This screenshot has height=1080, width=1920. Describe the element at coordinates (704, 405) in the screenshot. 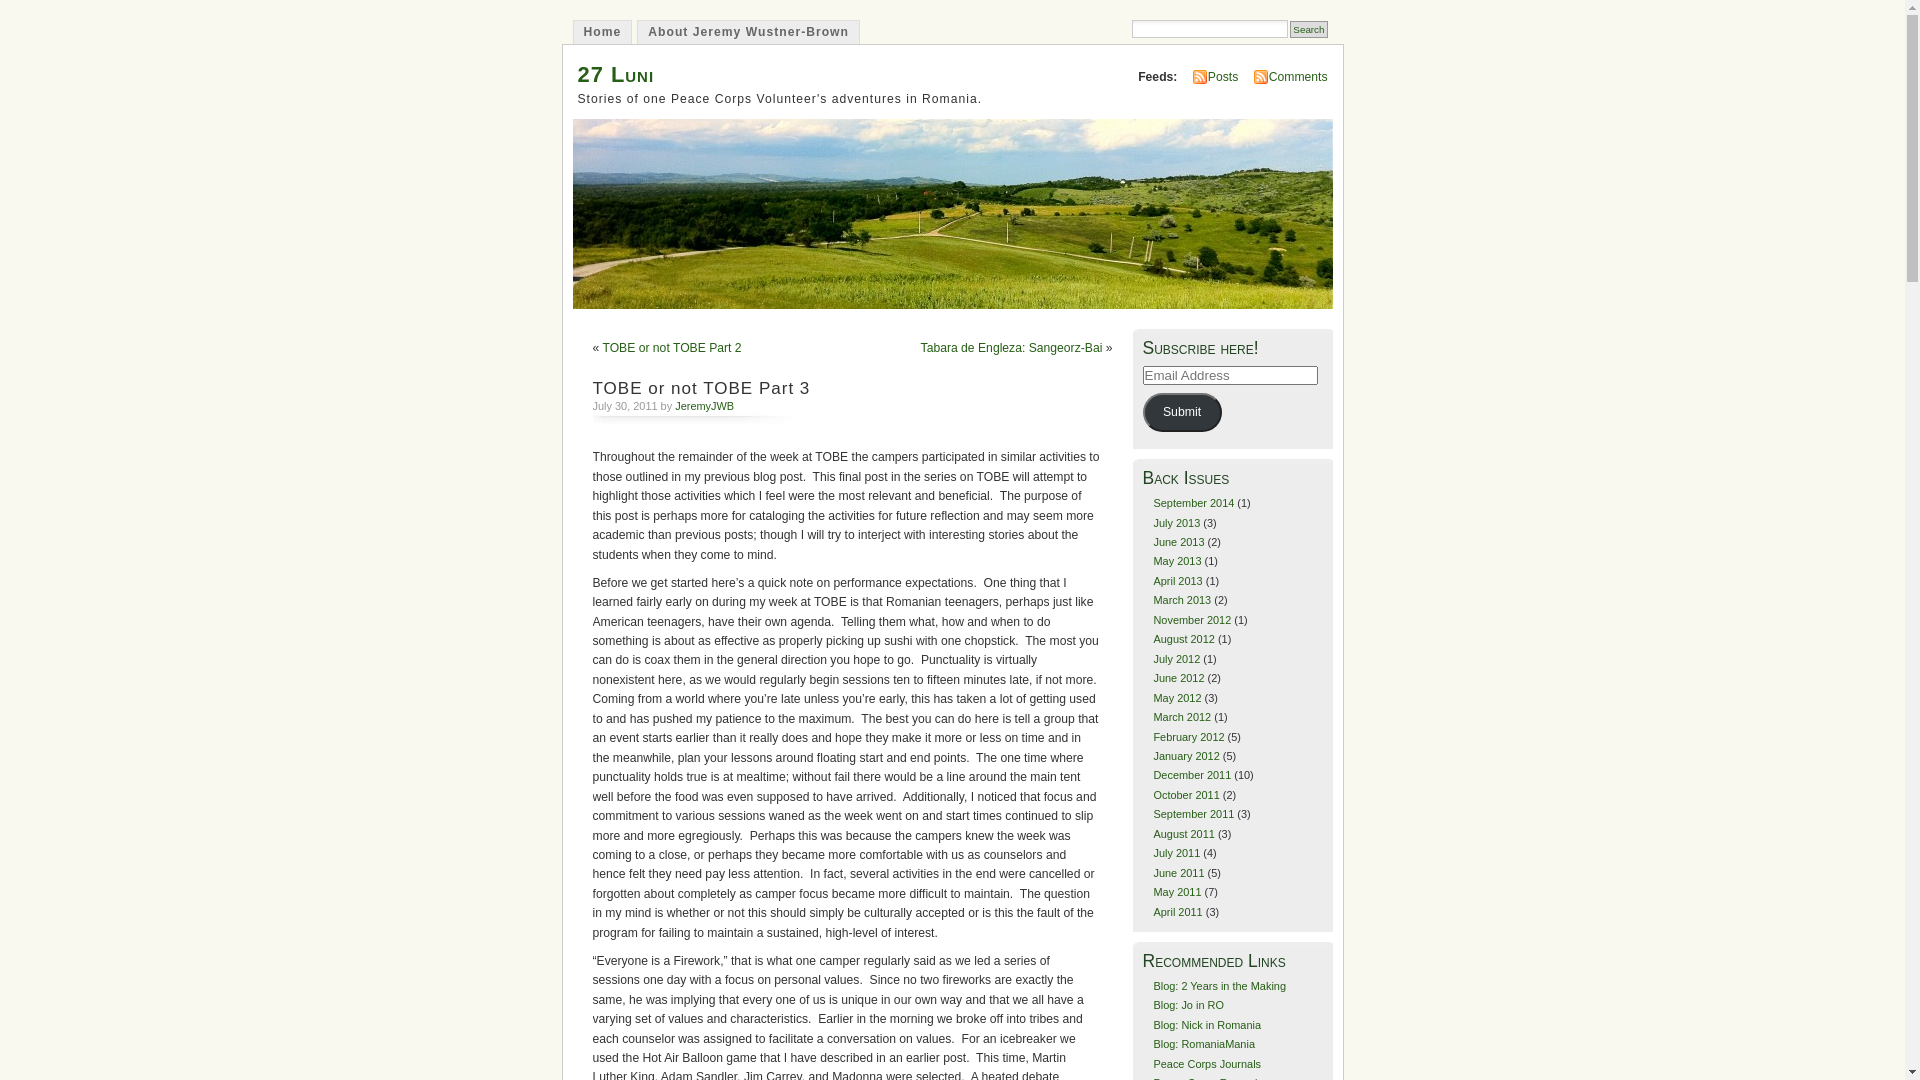

I see `'JeremyJWB'` at that location.